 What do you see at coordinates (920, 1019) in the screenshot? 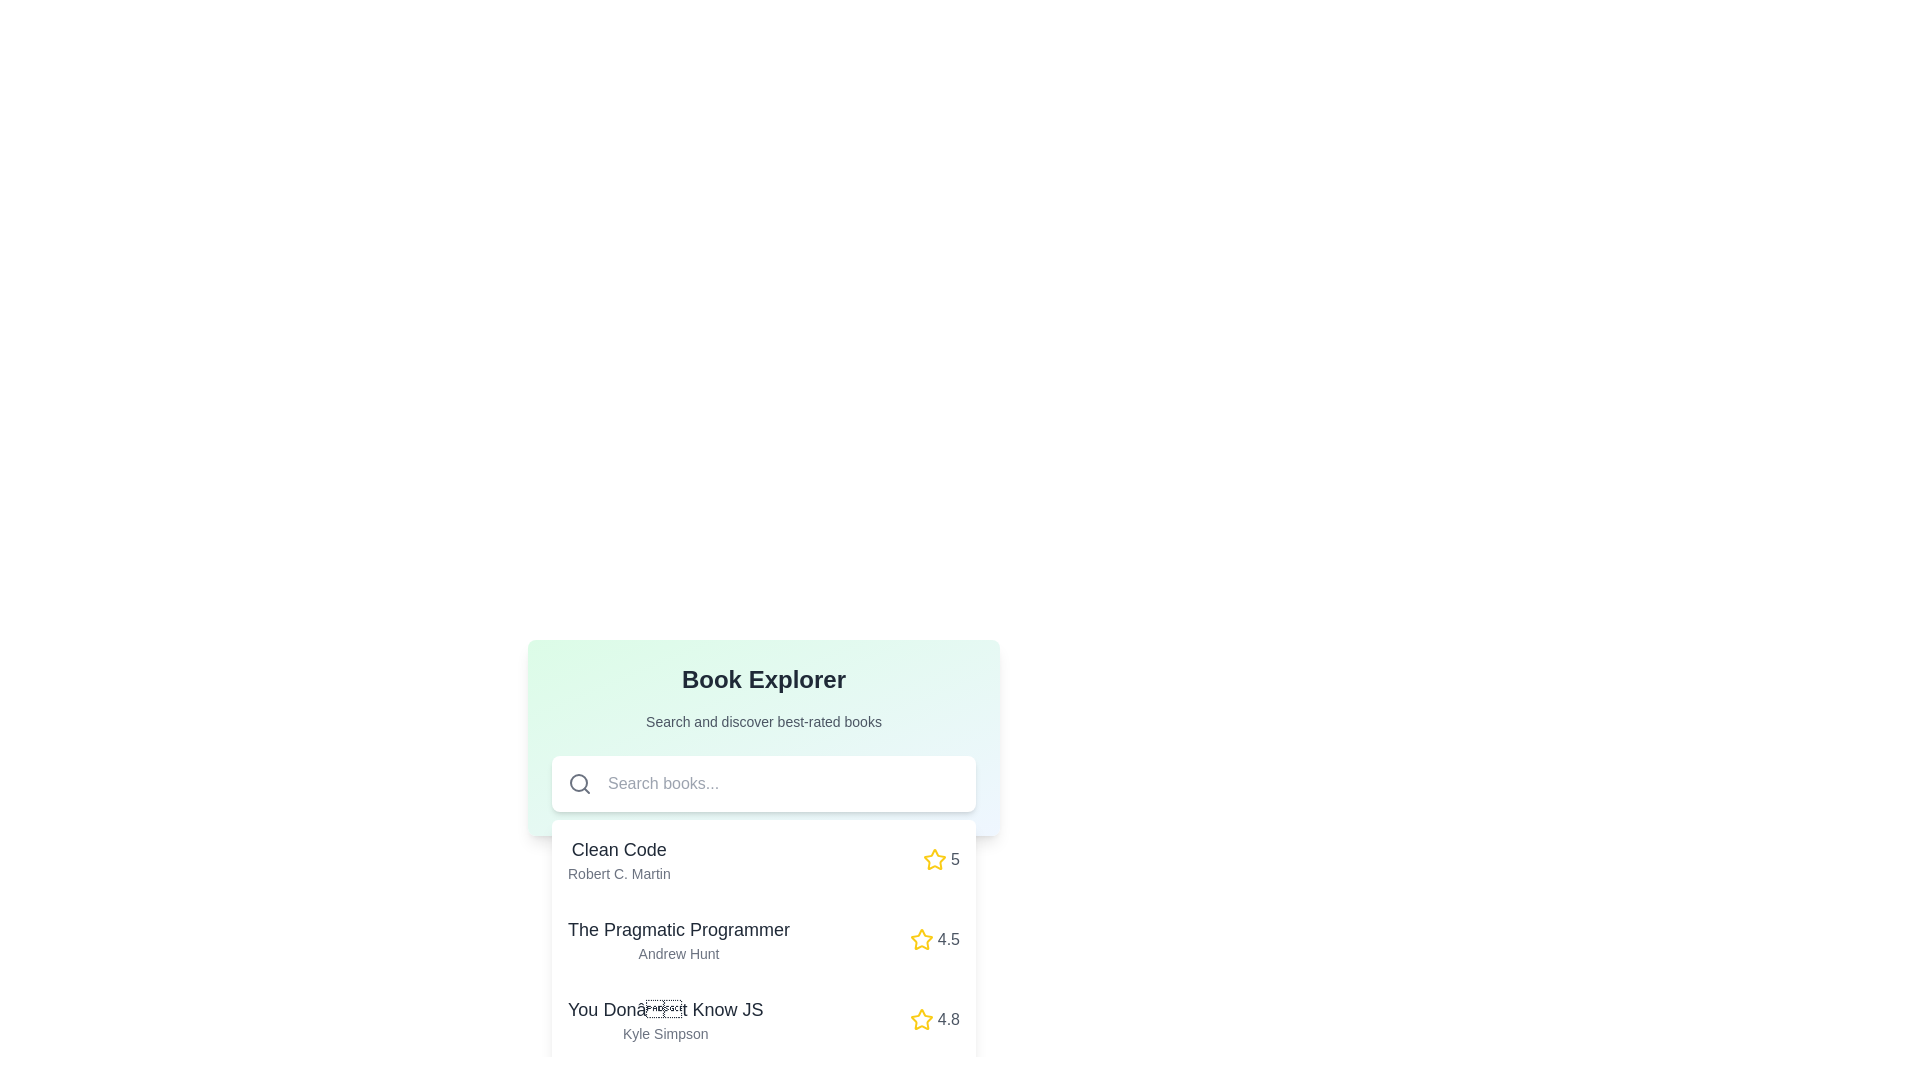
I see `the Rating Icon that visually represents the rating score for the book "You Don't Know JS", located towards the right edge of the interface and aligned horizontally near the book title` at bounding box center [920, 1019].